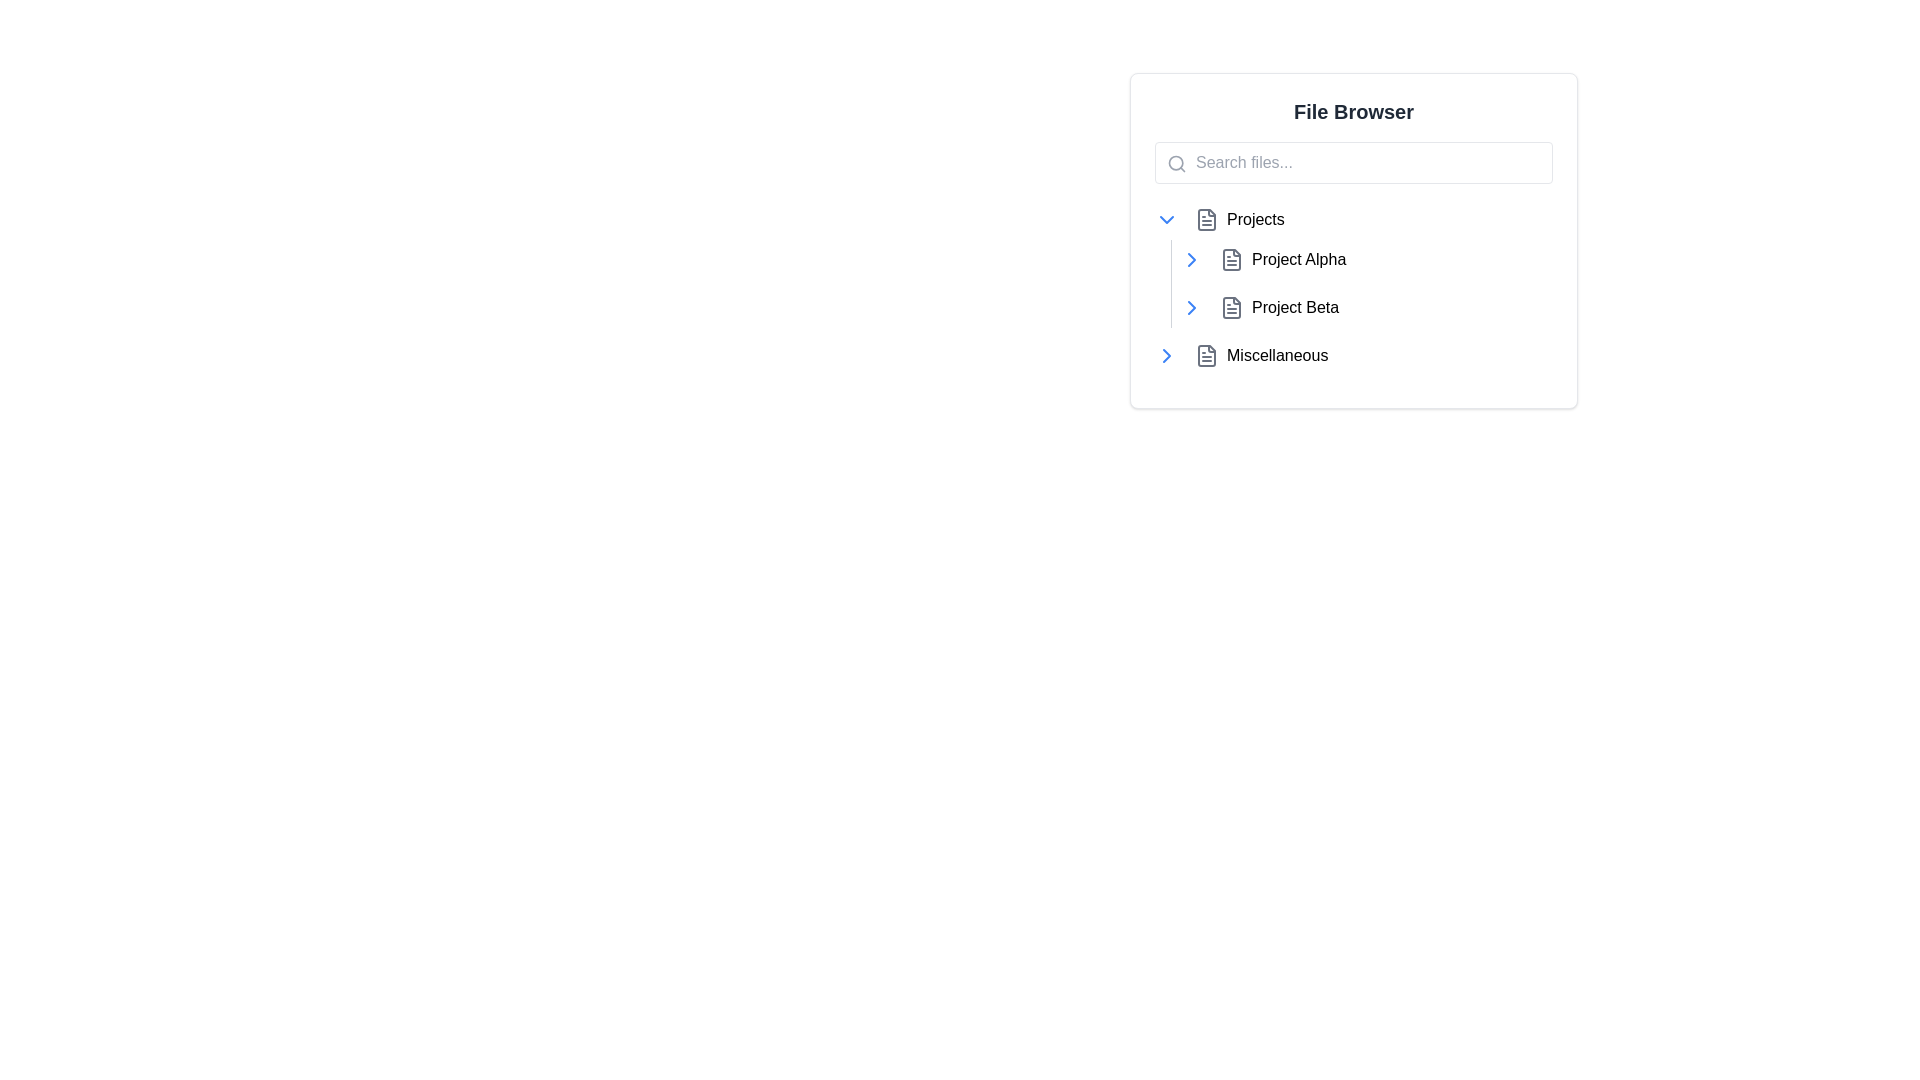 The image size is (1920, 1080). I want to click on the small gray document icon that is part of the 'Project Beta' list item in the 'File Browser' panel, so click(1231, 308).